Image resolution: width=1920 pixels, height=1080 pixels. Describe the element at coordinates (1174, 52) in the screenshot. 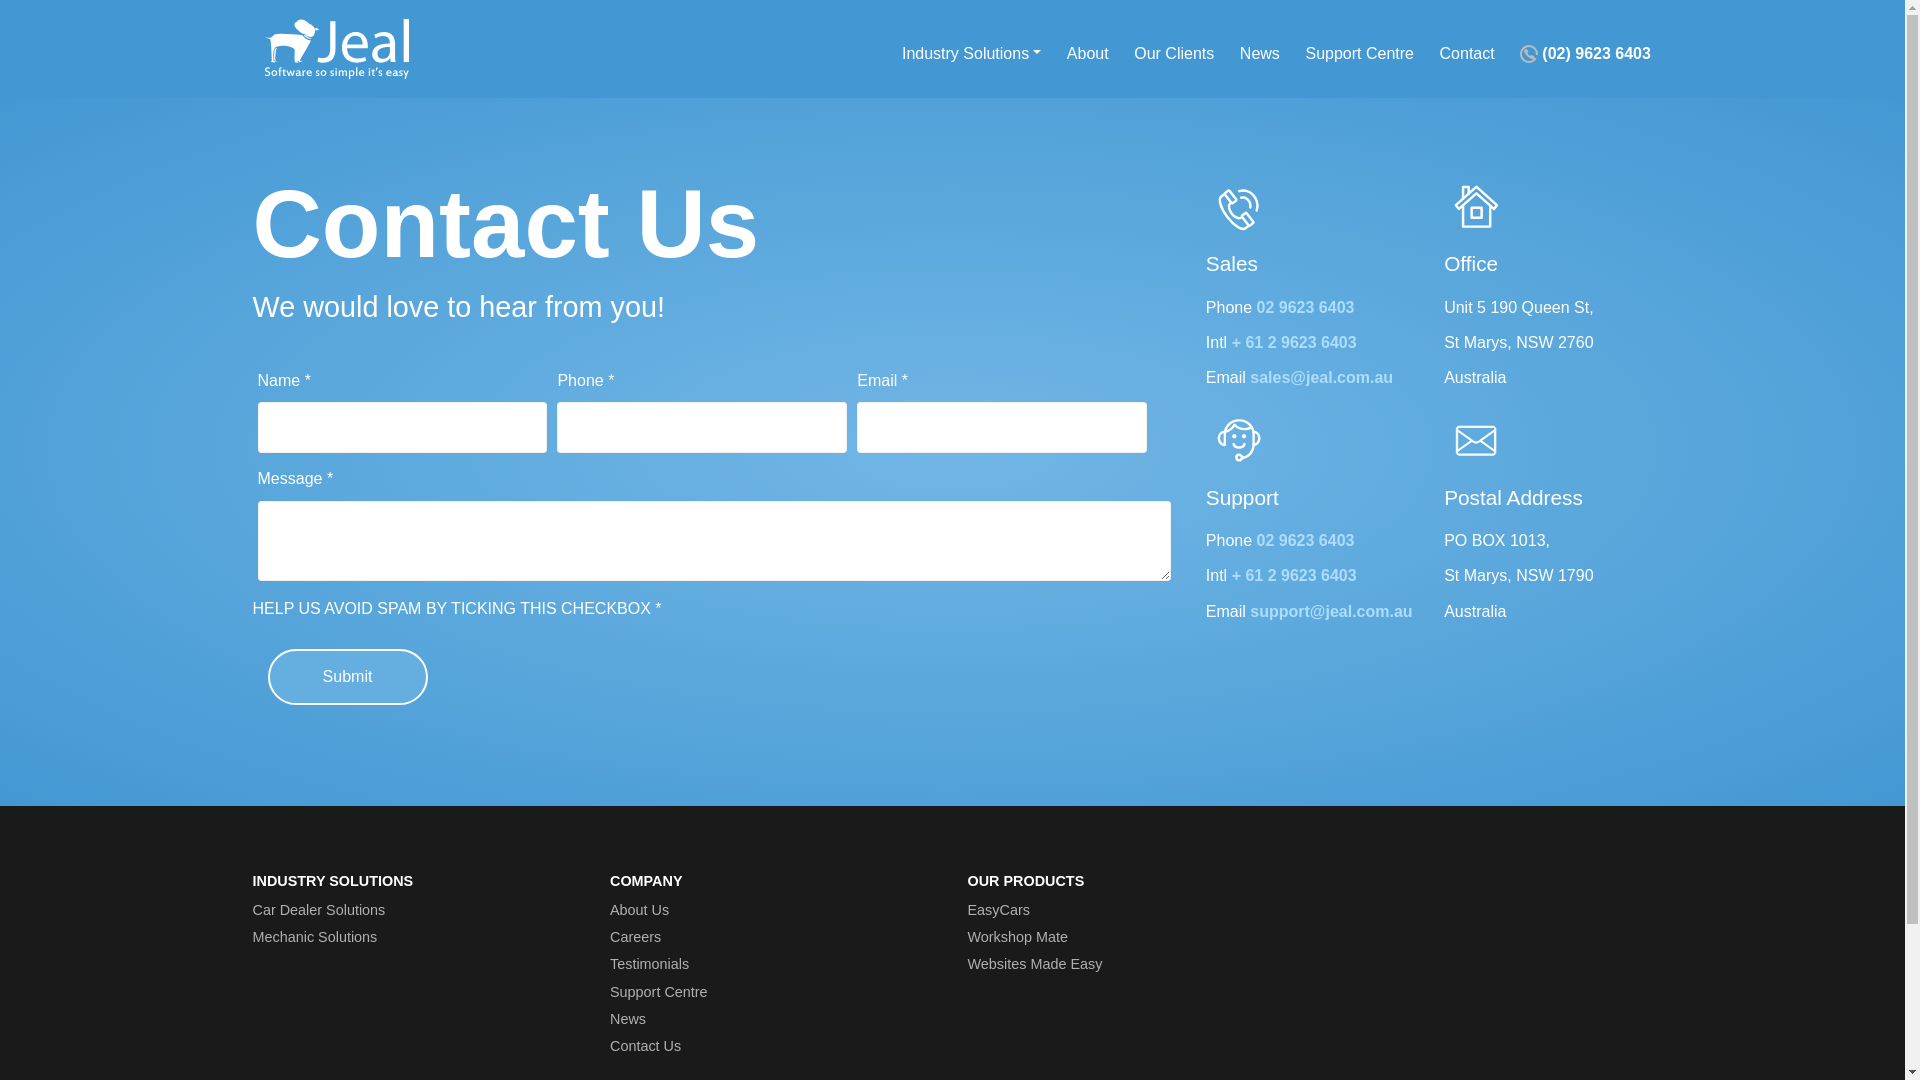

I see `'Our Clients'` at that location.